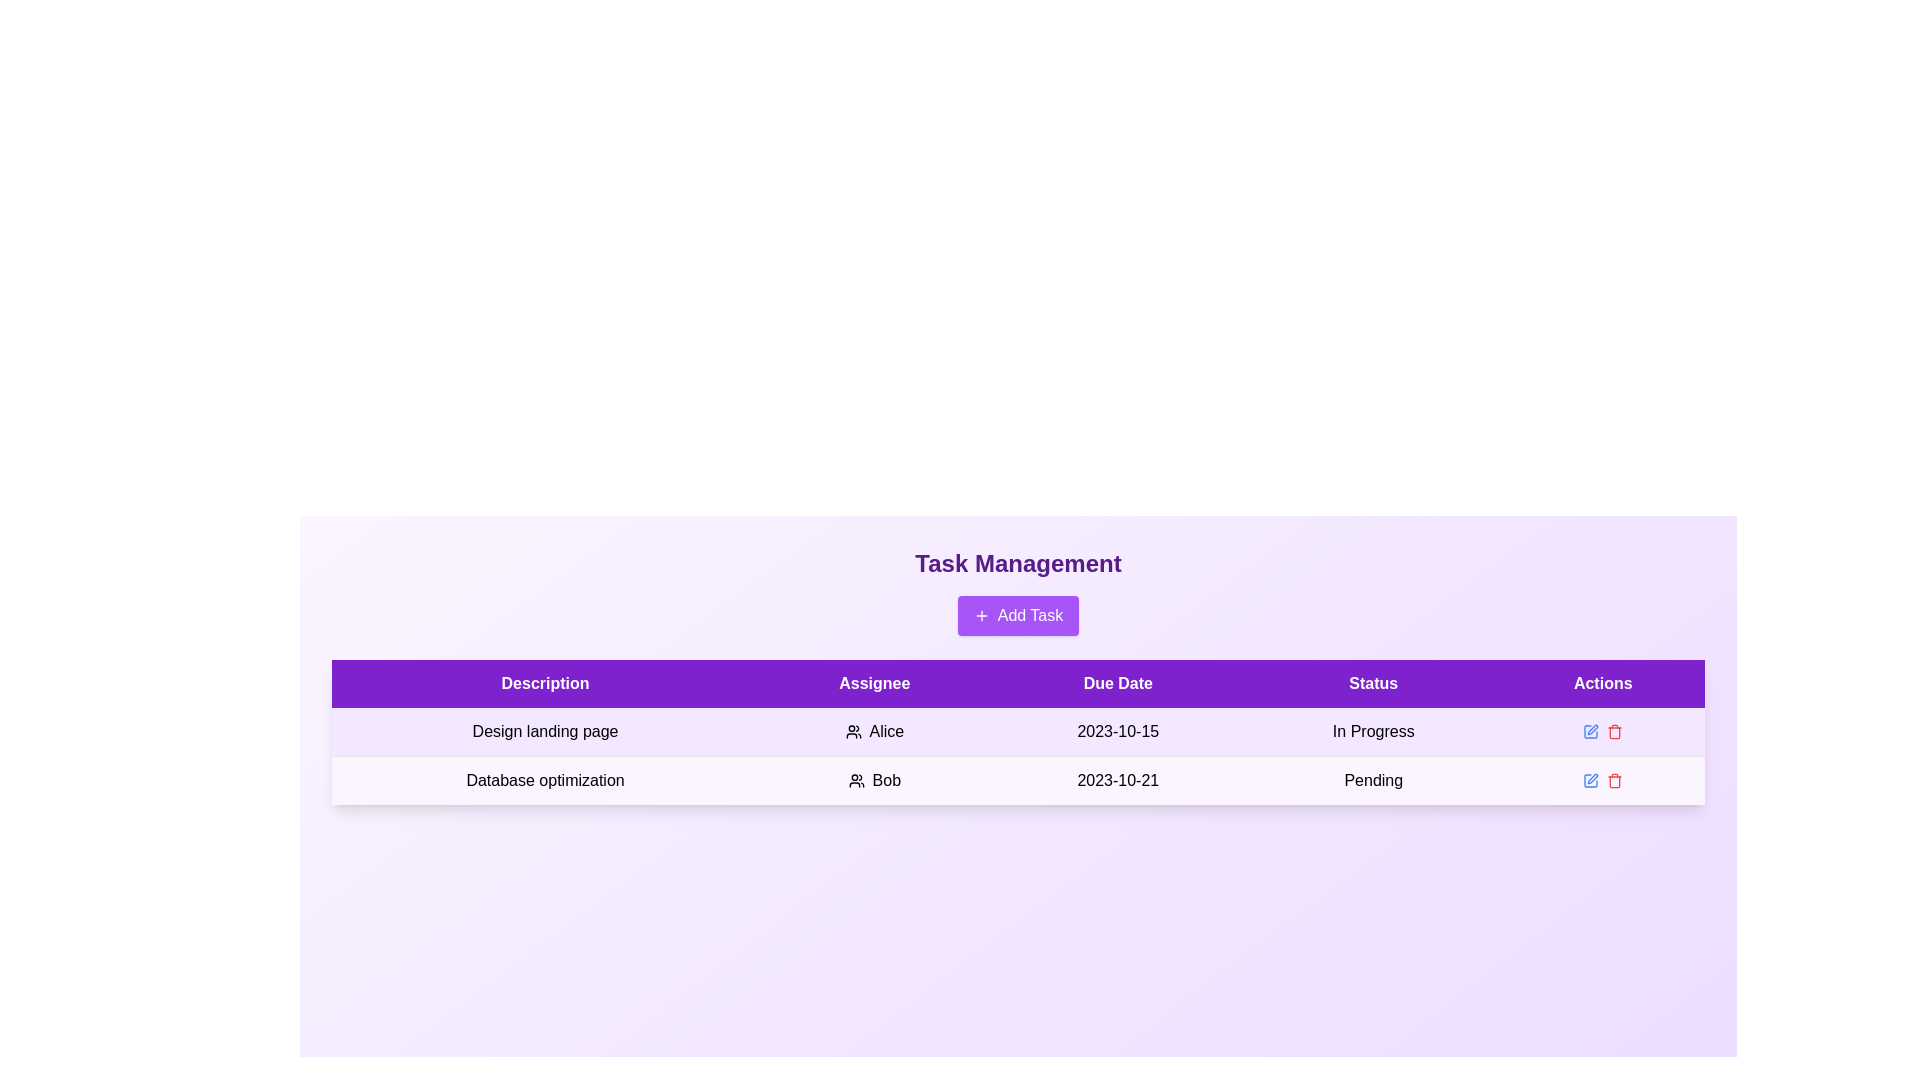  I want to click on the delete icon button, which is the second and rightmost element in the 'Actions' column for the first row in the table, to change its shade, so click(1615, 732).